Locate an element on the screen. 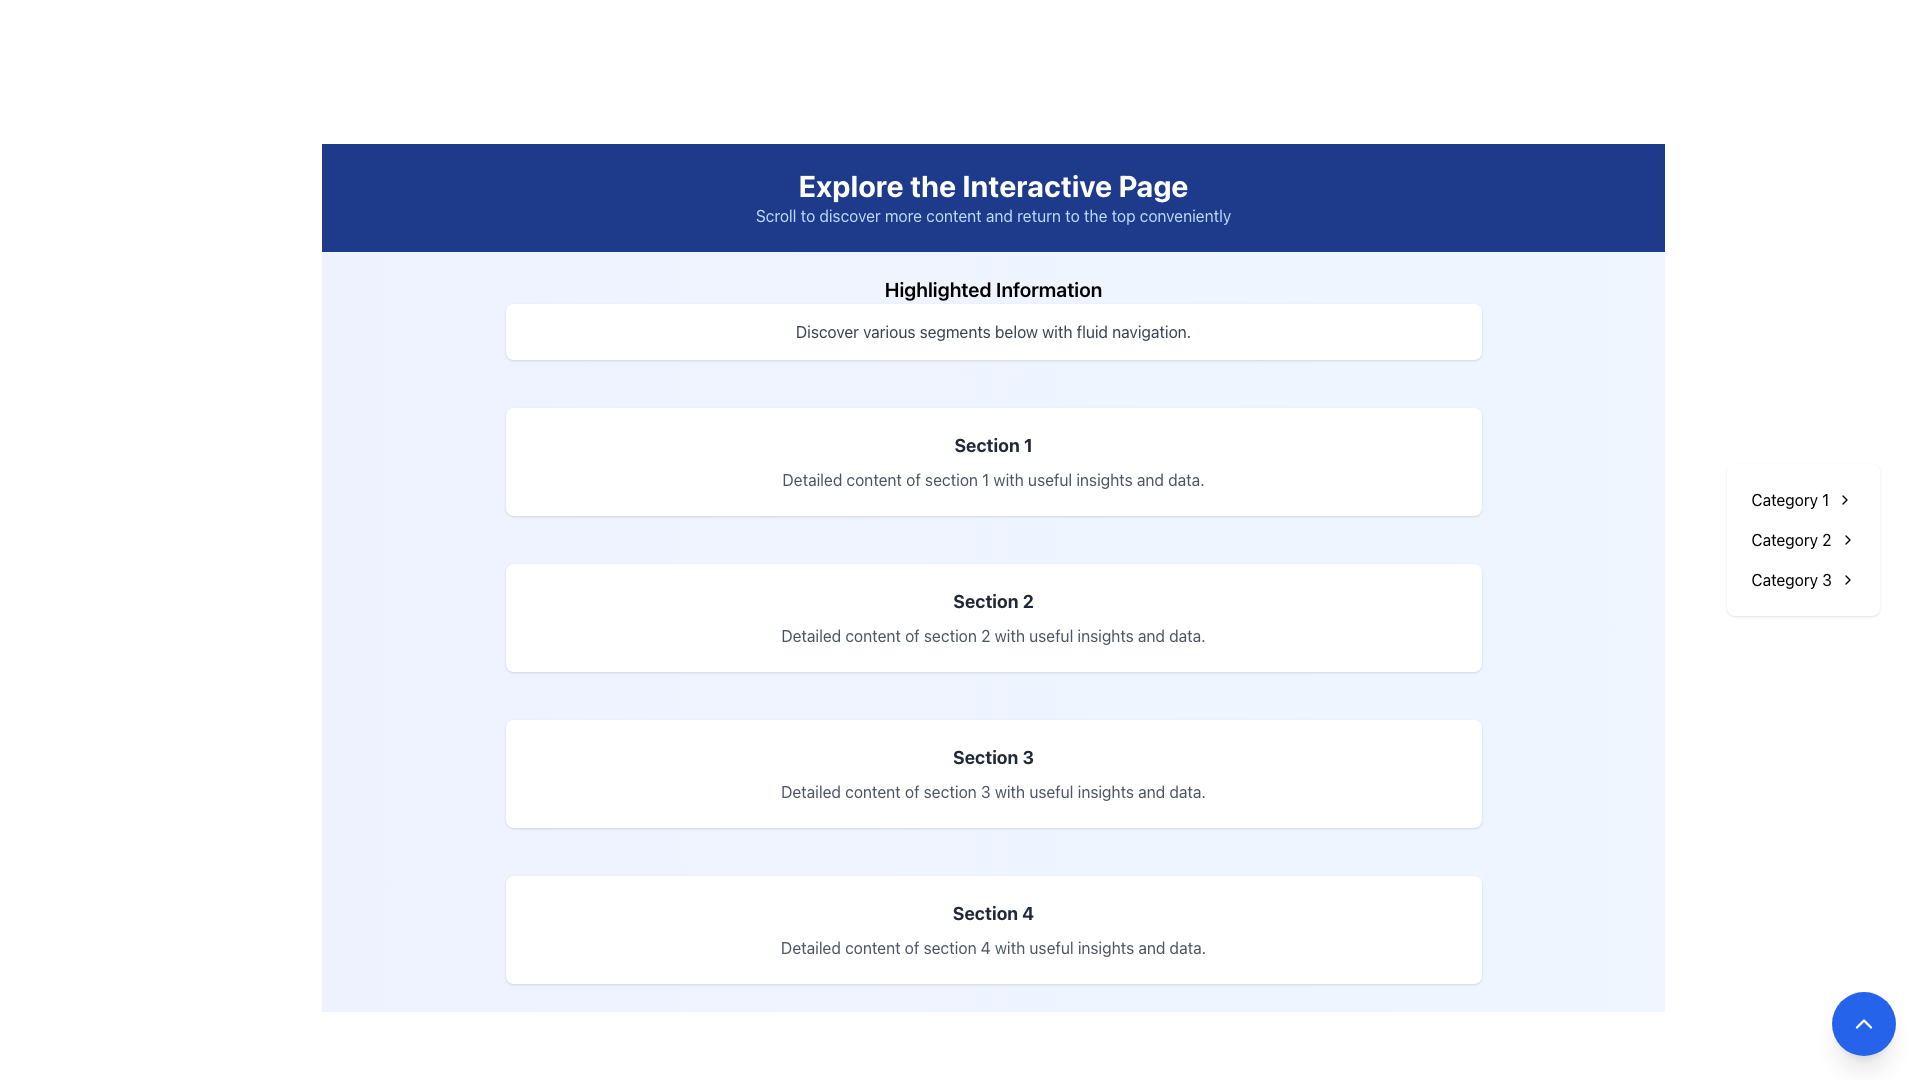 The image size is (1920, 1080). the navigation icon located at the rightmost position of the row for 'Category 3' is located at coordinates (1847, 579).